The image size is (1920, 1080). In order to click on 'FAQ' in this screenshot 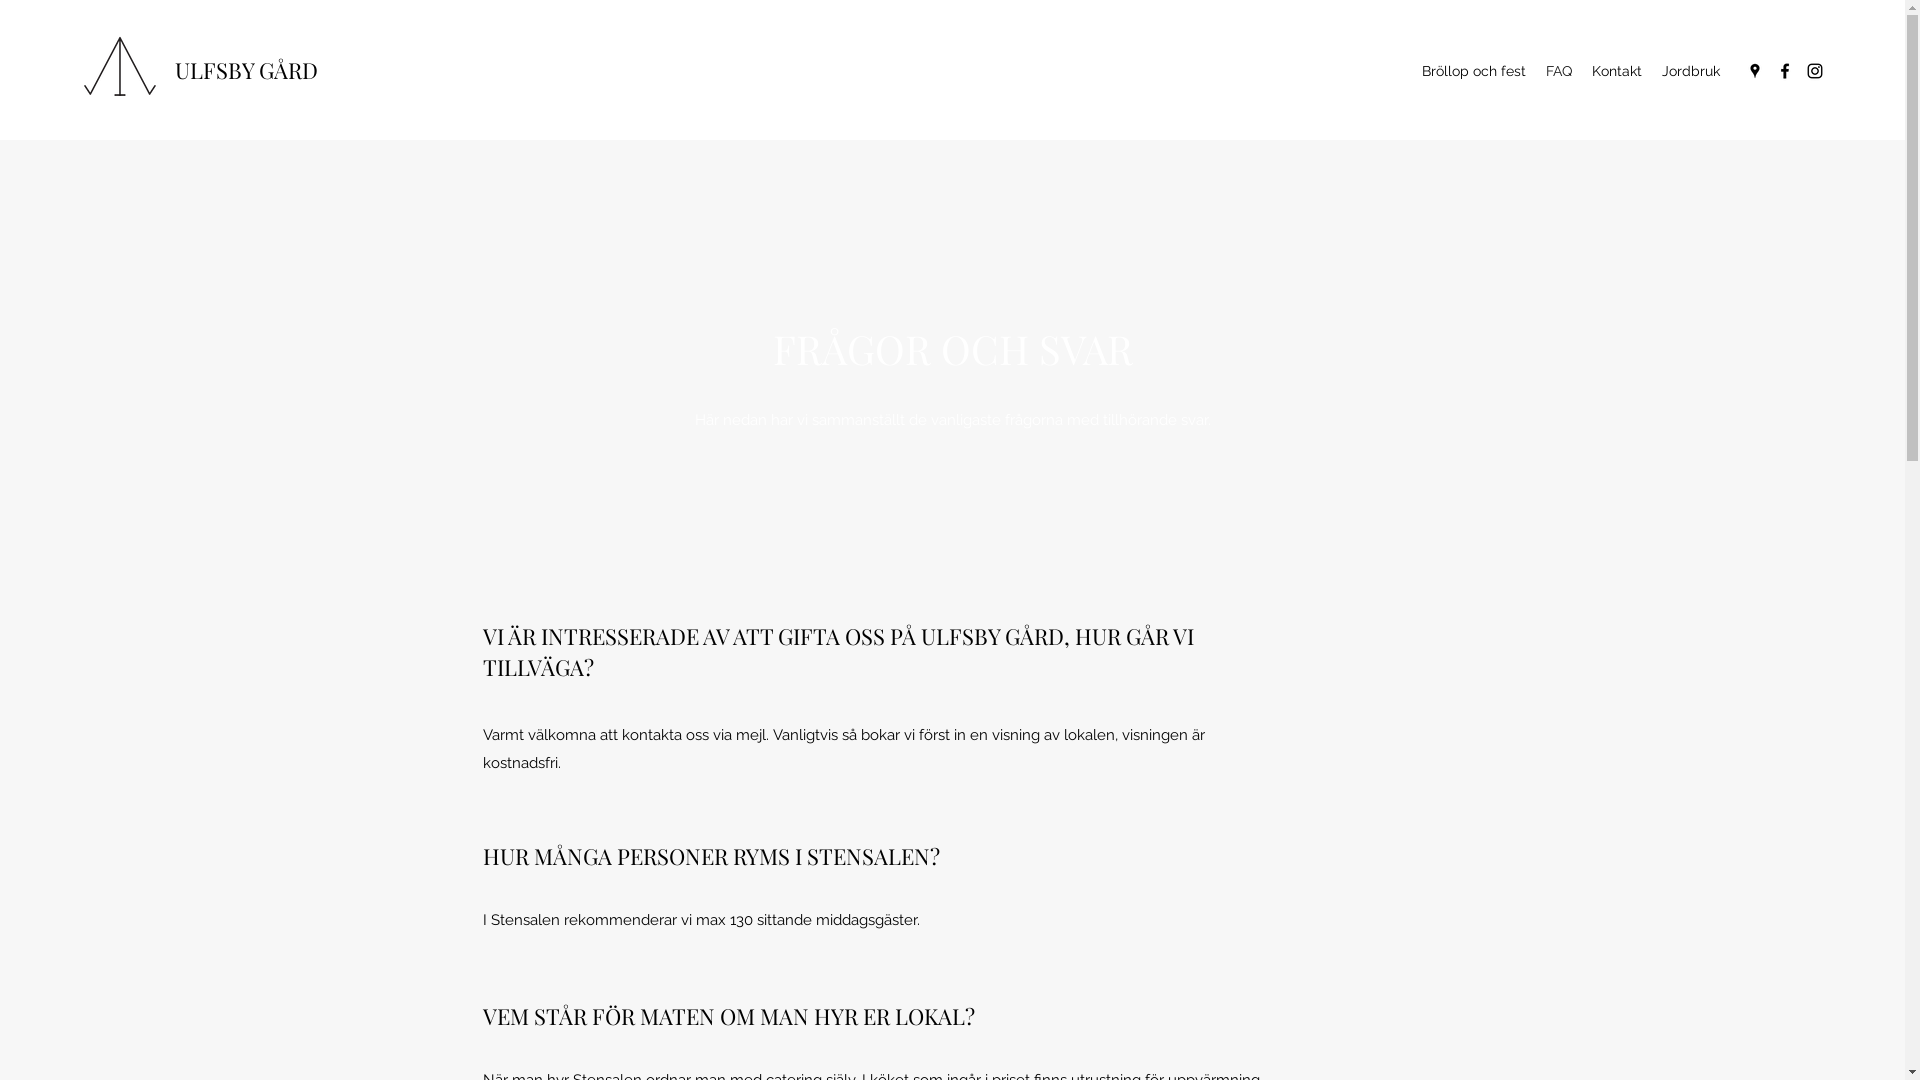, I will do `click(1535, 69)`.